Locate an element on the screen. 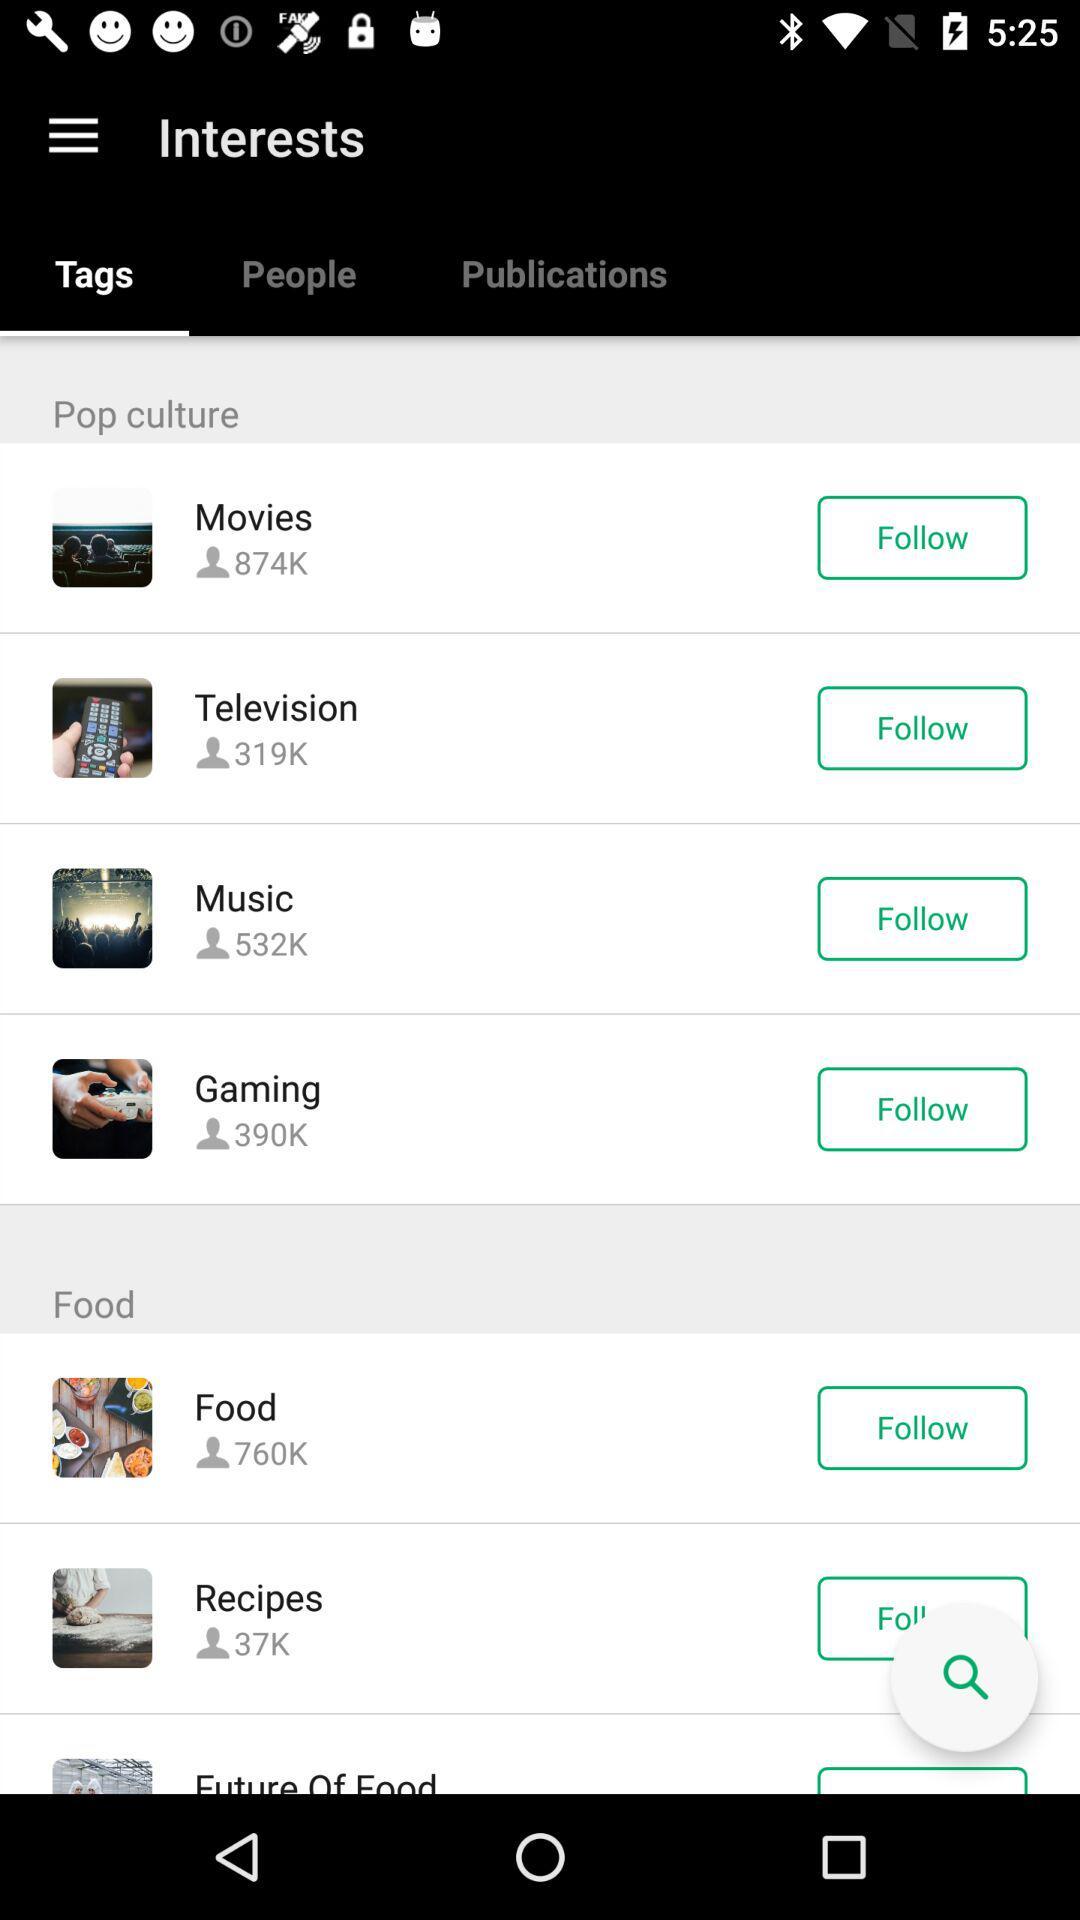 The height and width of the screenshot is (1920, 1080). item to the left of interests app is located at coordinates (72, 135).